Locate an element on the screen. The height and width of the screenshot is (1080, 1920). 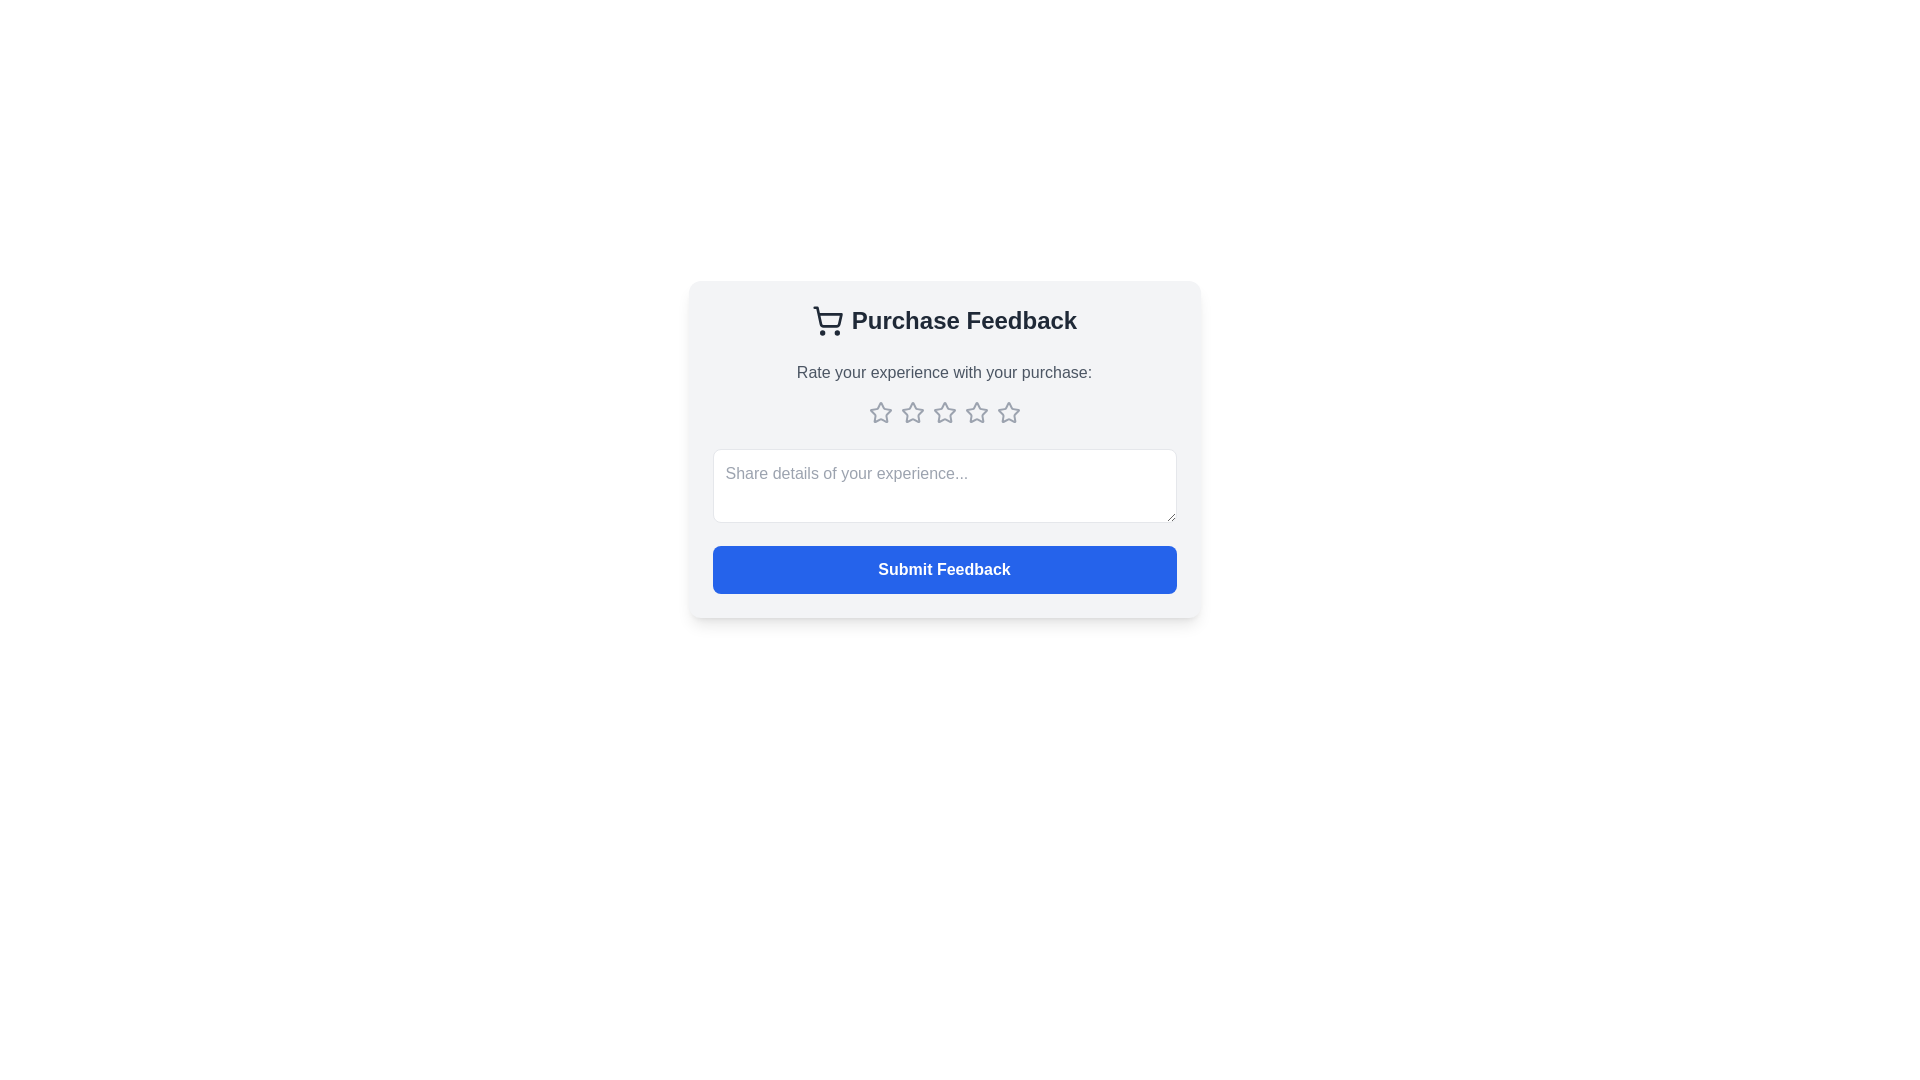
the fourth star in the rating system is located at coordinates (976, 411).